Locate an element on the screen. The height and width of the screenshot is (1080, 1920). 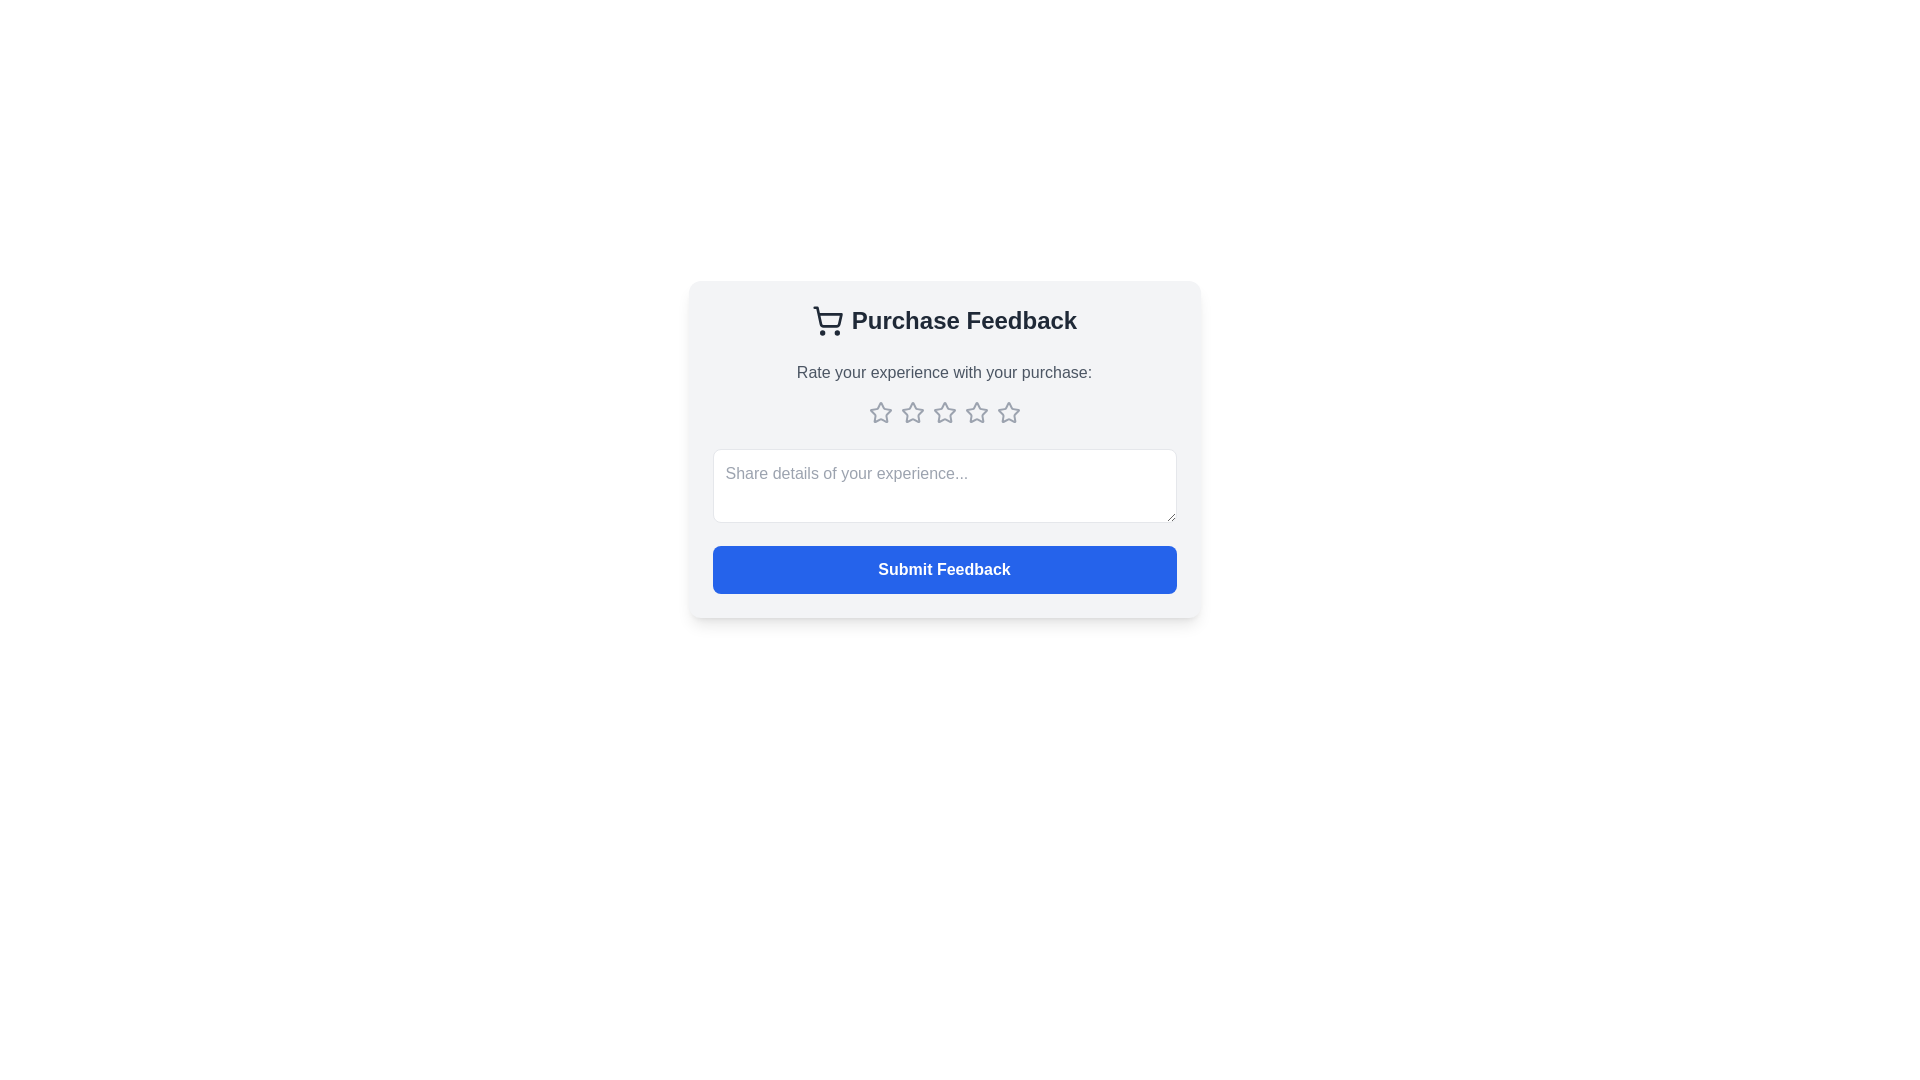
the fourth star in the rating system is located at coordinates (976, 411).